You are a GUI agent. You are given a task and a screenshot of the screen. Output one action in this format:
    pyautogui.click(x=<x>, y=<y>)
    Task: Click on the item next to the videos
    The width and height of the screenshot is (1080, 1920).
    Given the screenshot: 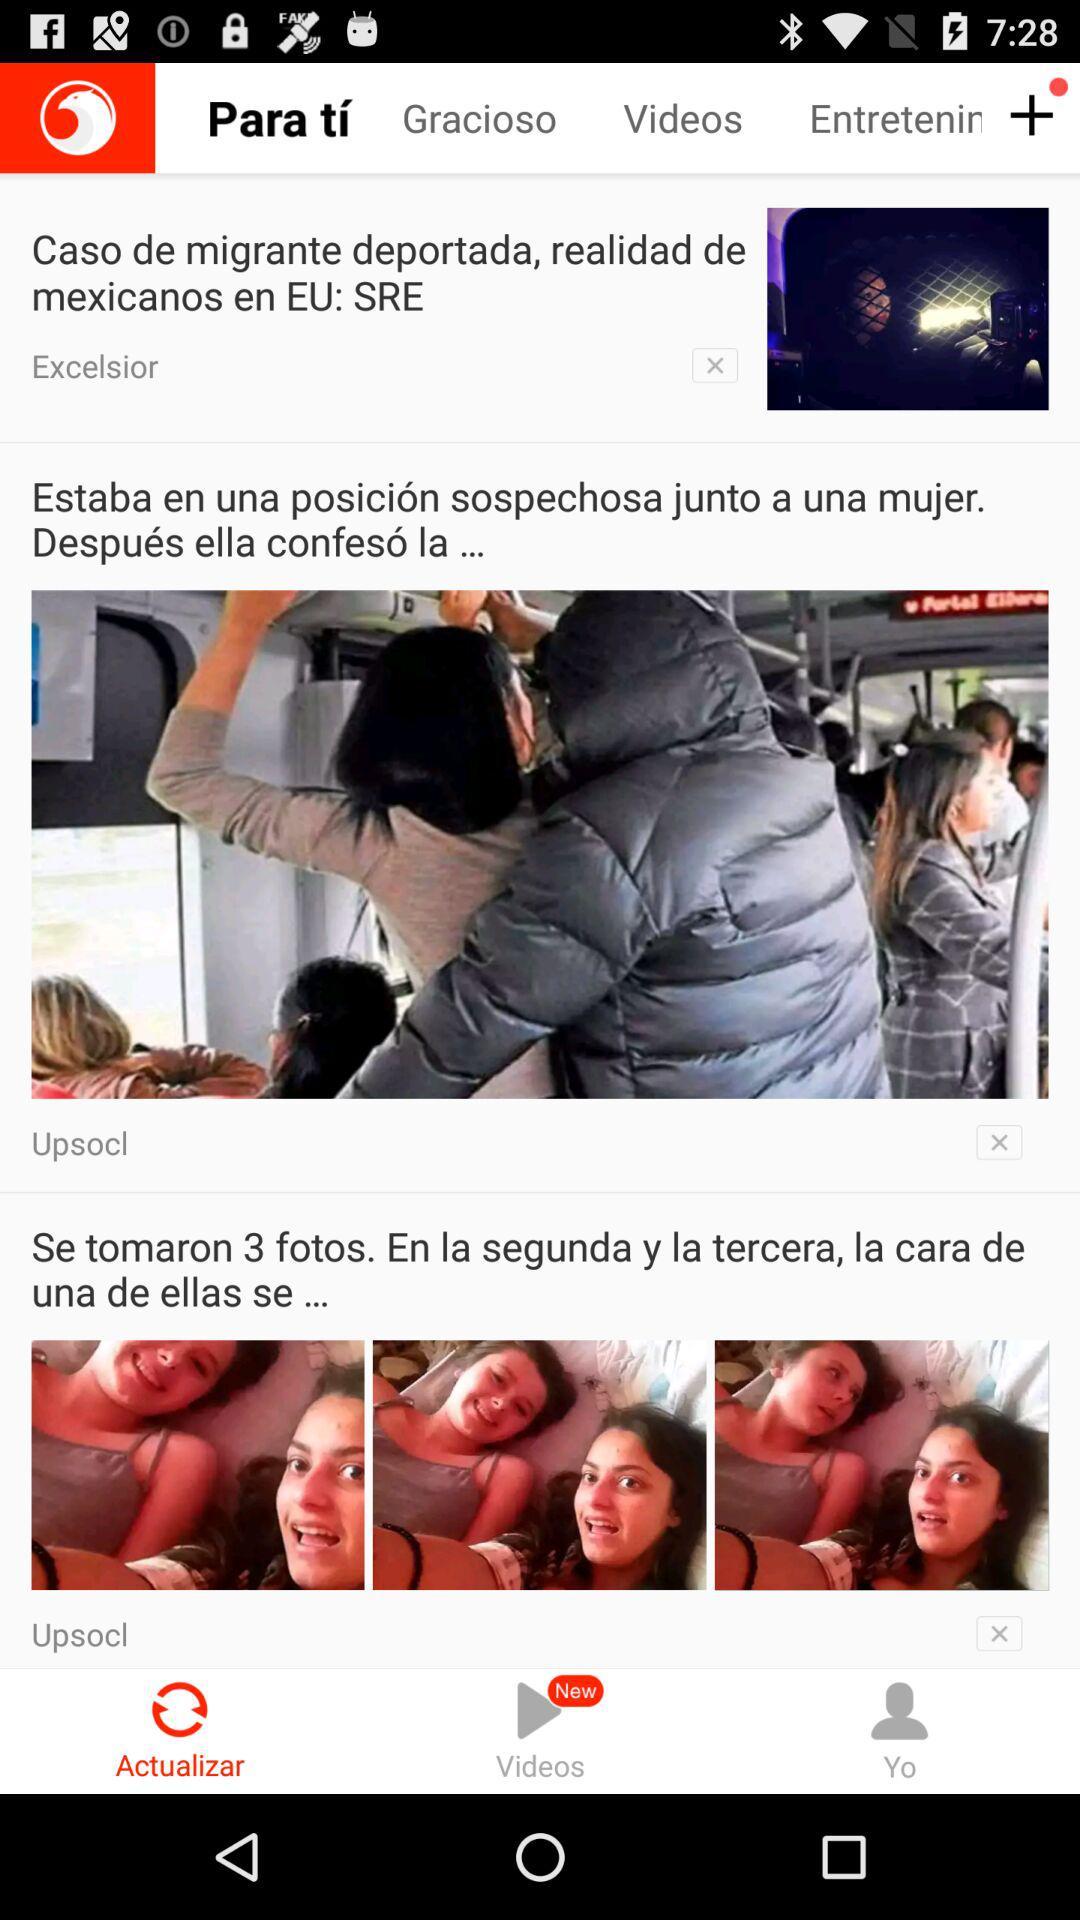 What is the action you would take?
    pyautogui.click(x=894, y=117)
    